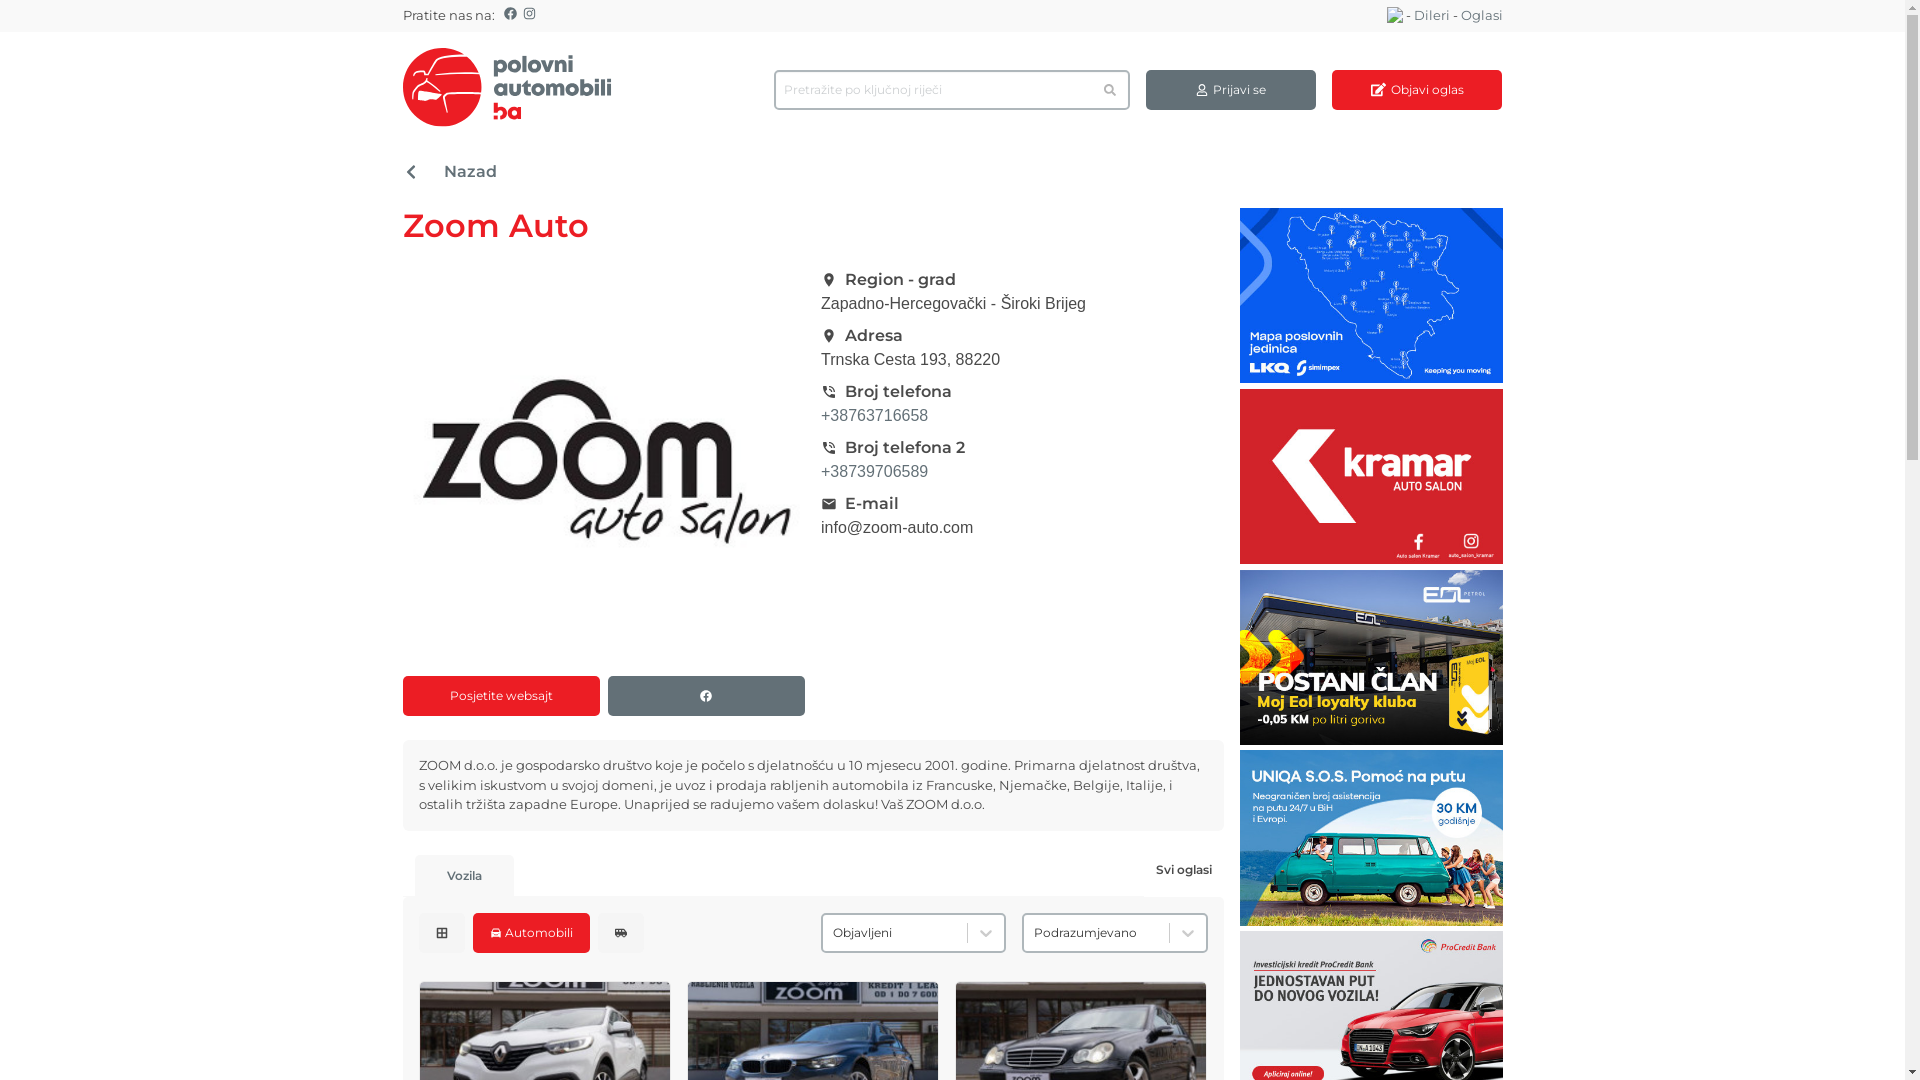  Describe the element at coordinates (874, 414) in the screenshot. I see `'+38763716658'` at that location.